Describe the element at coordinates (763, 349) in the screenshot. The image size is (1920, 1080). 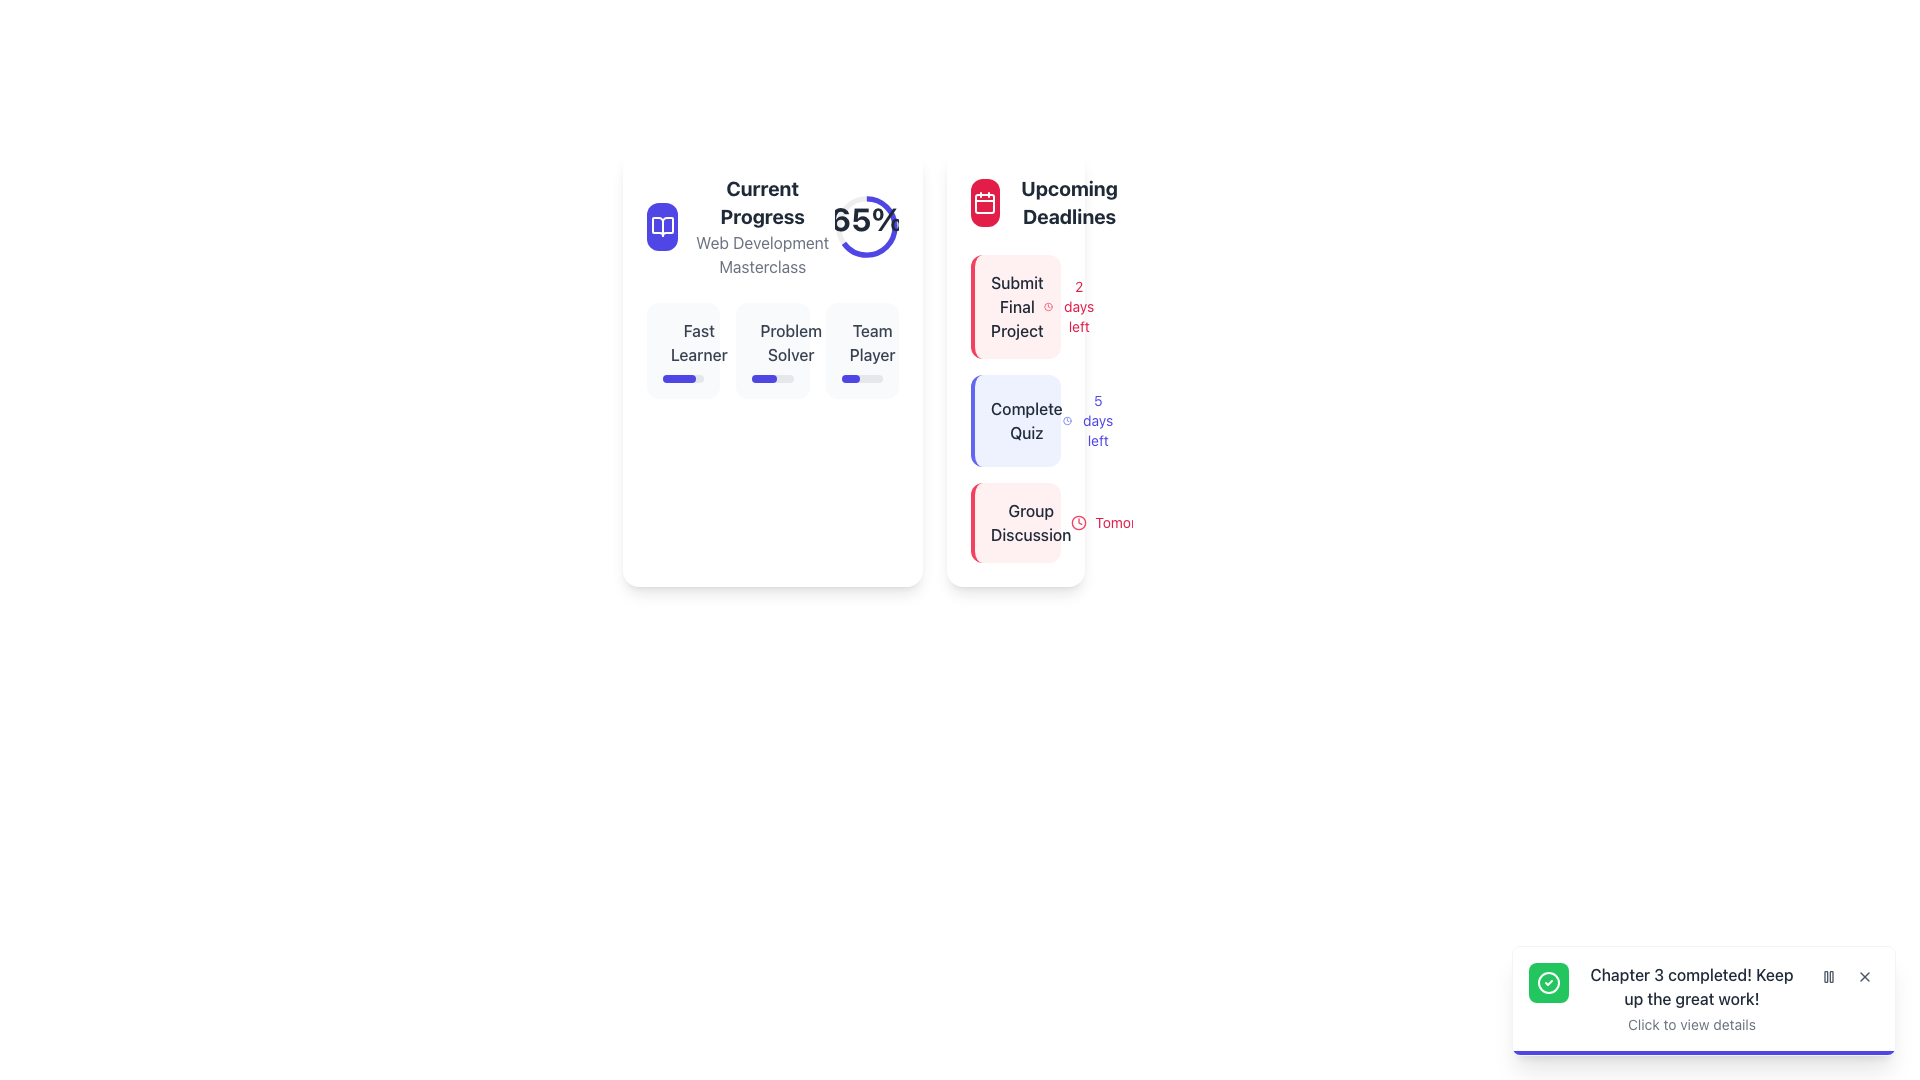
I see `the Decorative SVG graphic that resembles the lower part of a medal's ribbon design, located within the 'Current Progress' section of the application's card layout` at that location.